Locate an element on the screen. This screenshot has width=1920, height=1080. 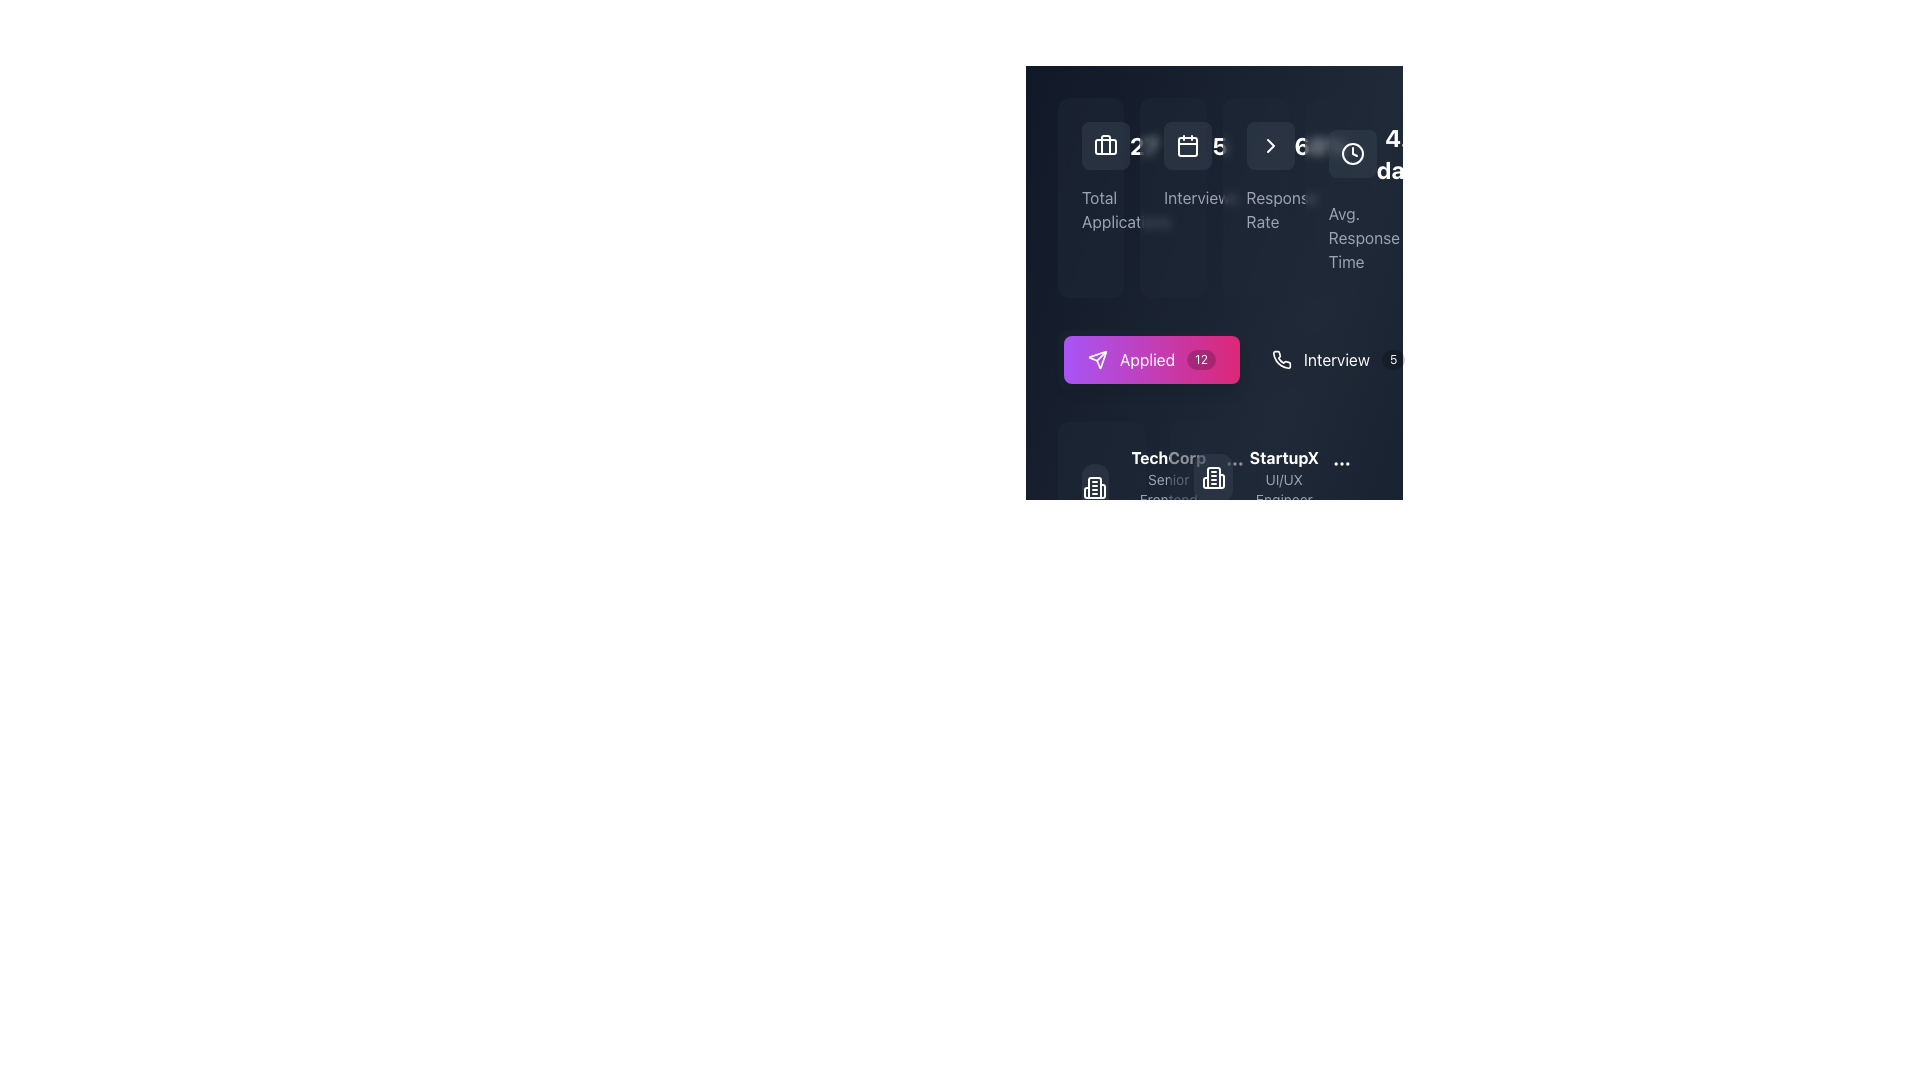
the Text label that lists the job title associated with 'TechCorp', positioned below the bold-text header is located at coordinates (1168, 499).